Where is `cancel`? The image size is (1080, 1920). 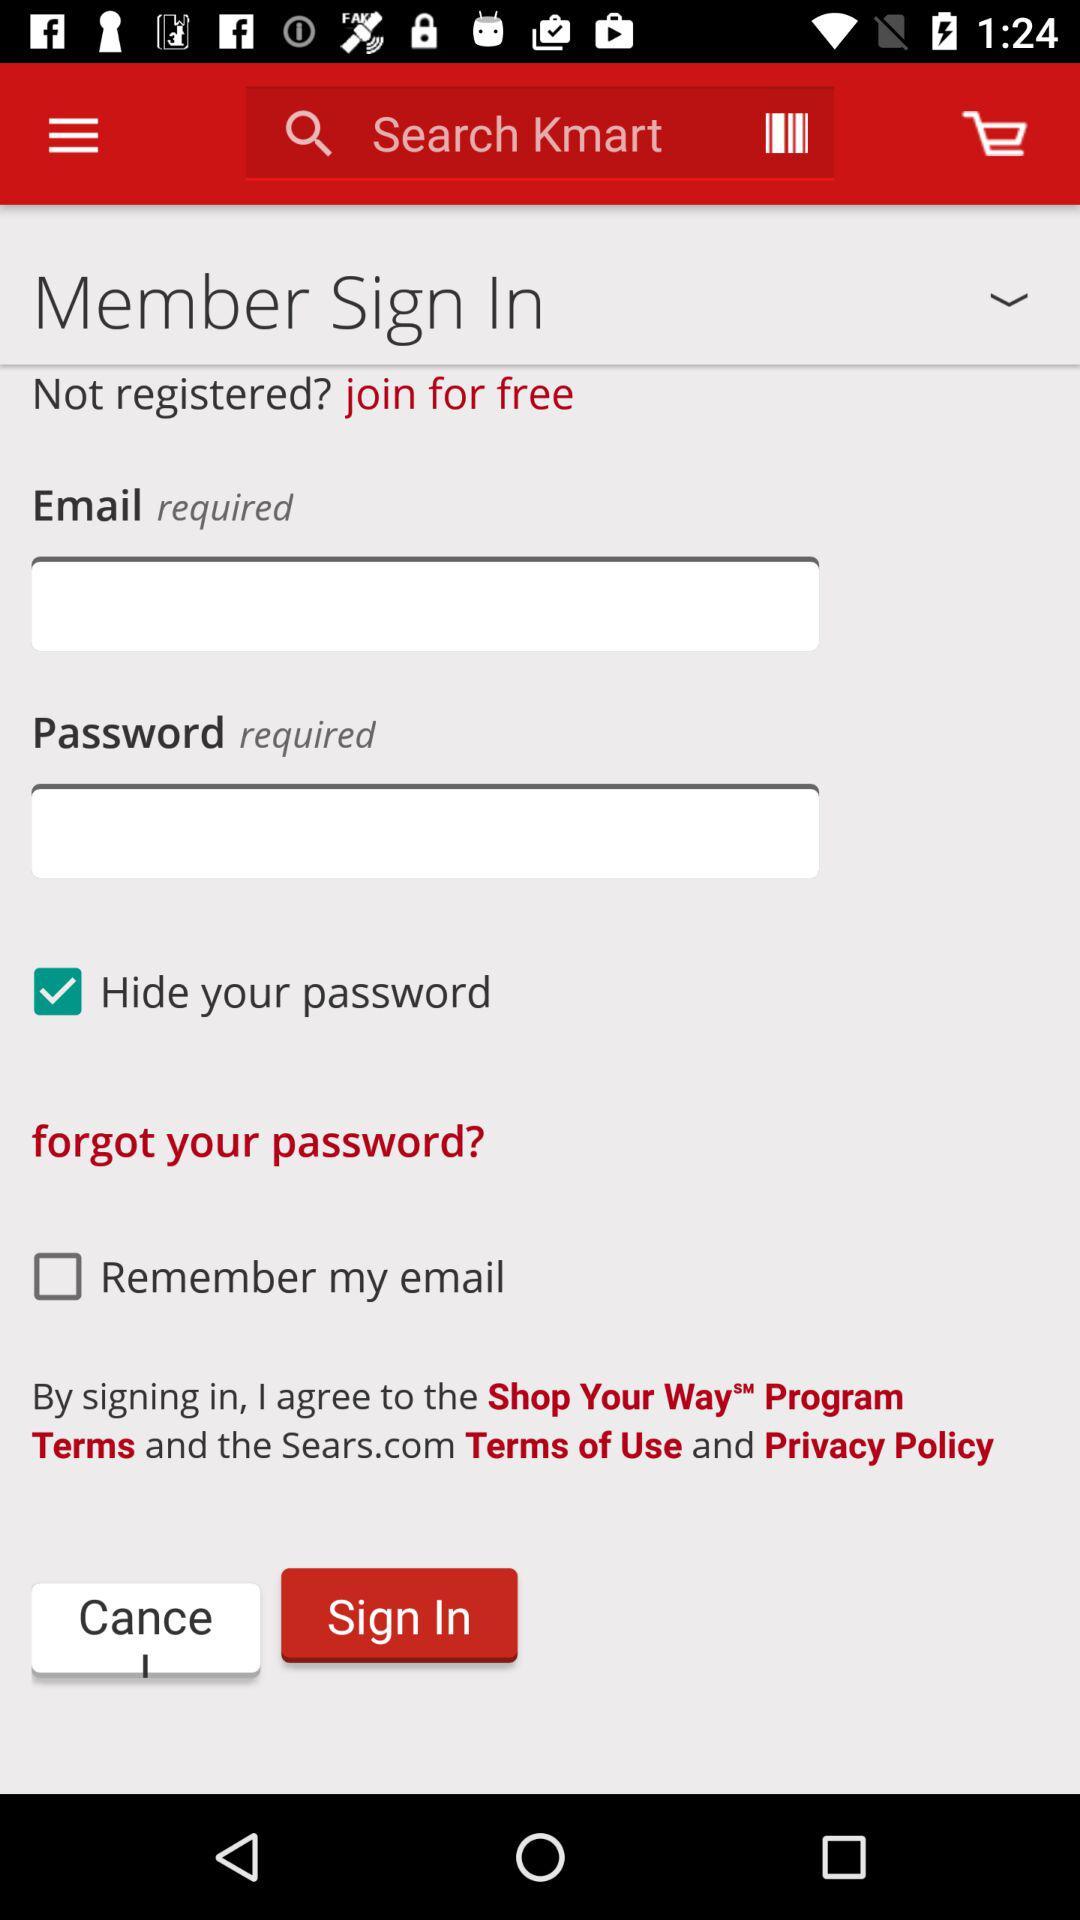 cancel is located at coordinates (144, 1630).